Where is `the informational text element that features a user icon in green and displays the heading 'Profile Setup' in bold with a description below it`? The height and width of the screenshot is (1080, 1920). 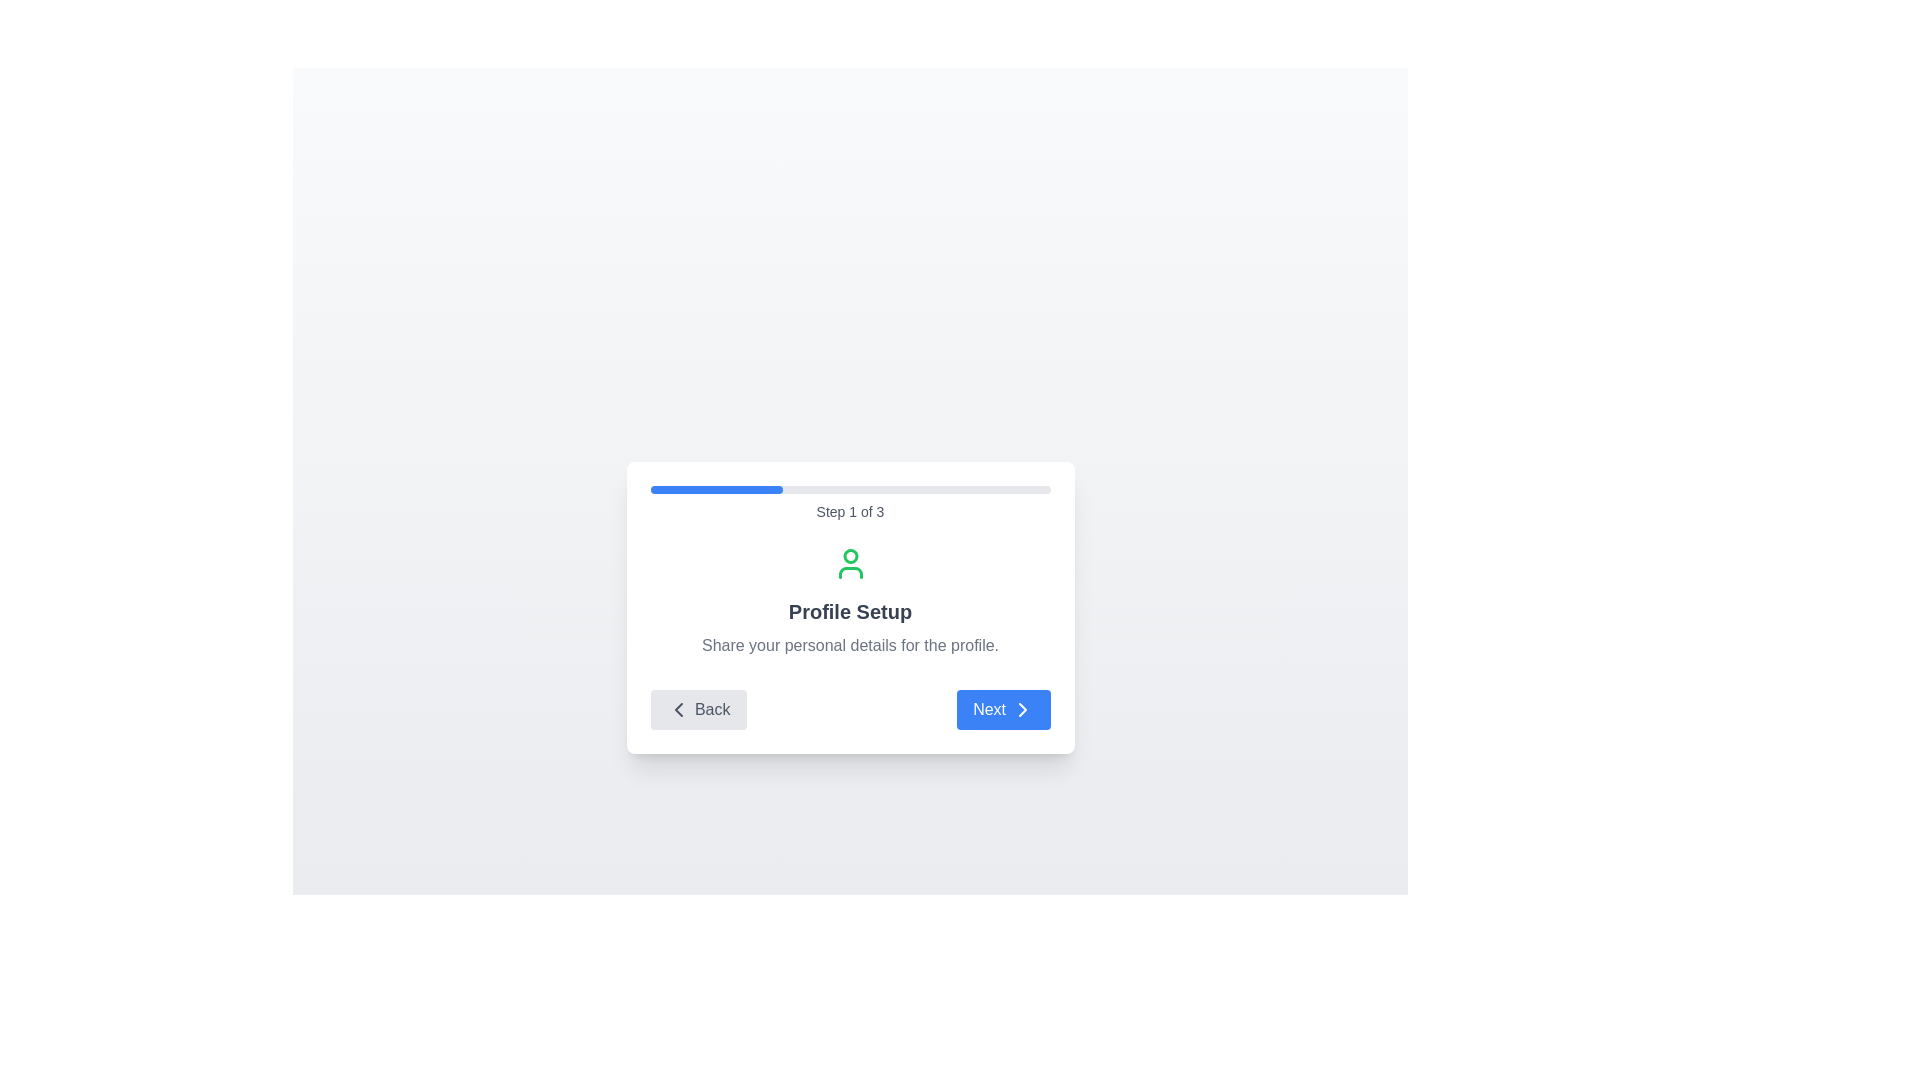
the informational text element that features a user icon in green and displays the heading 'Profile Setup' in bold with a description below it is located at coordinates (850, 600).